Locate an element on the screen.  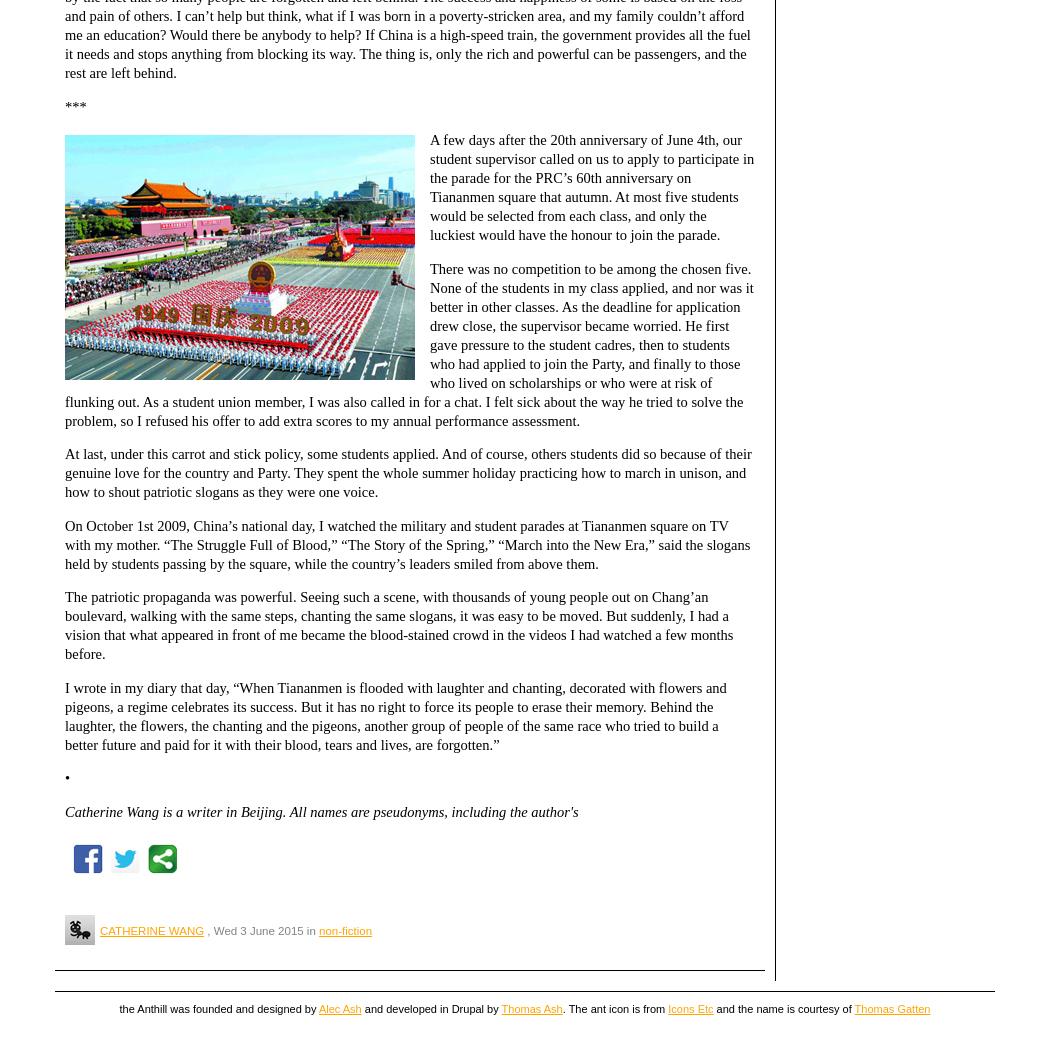
'Alec Ash' is located at coordinates (318, 1008).